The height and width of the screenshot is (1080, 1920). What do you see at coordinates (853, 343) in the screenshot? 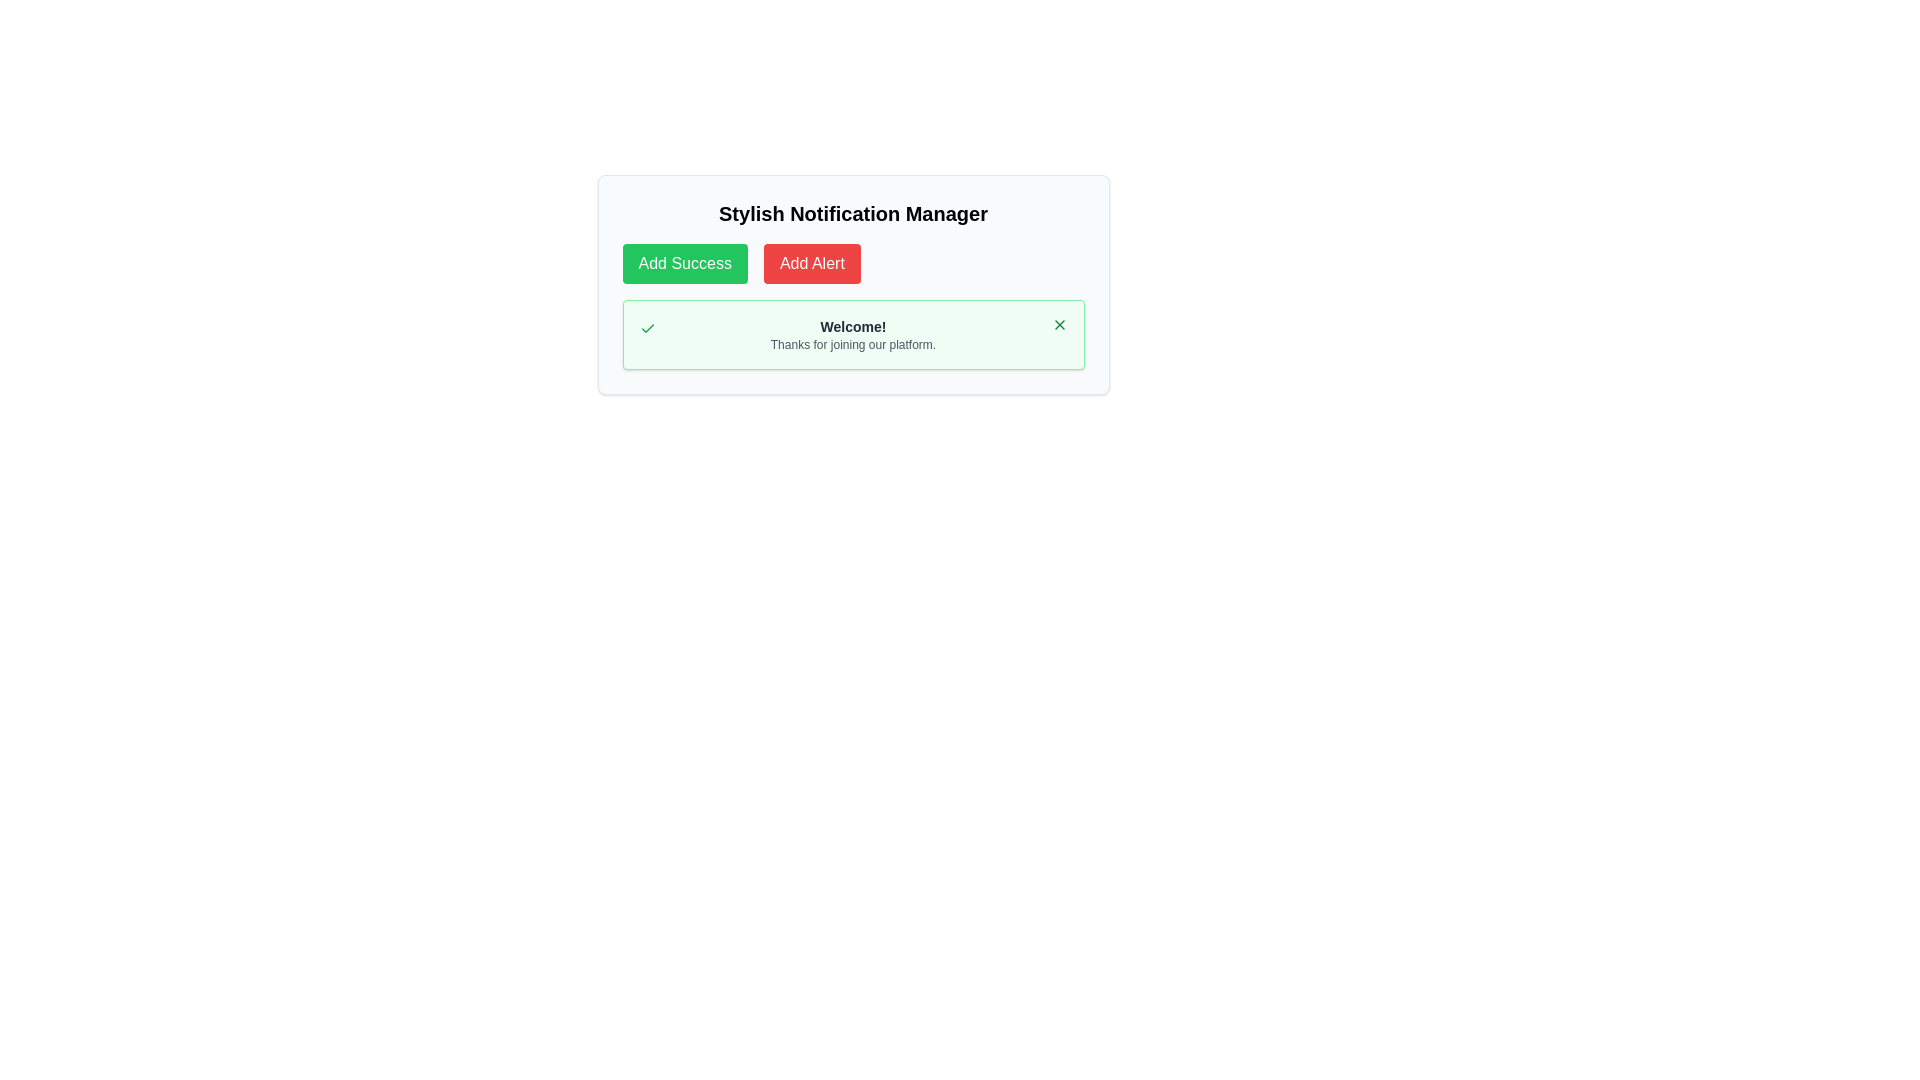
I see `the text label that says 'Thanks for joining our platform.' which is located below the bold text 'Welcome!' in the notification component` at bounding box center [853, 343].